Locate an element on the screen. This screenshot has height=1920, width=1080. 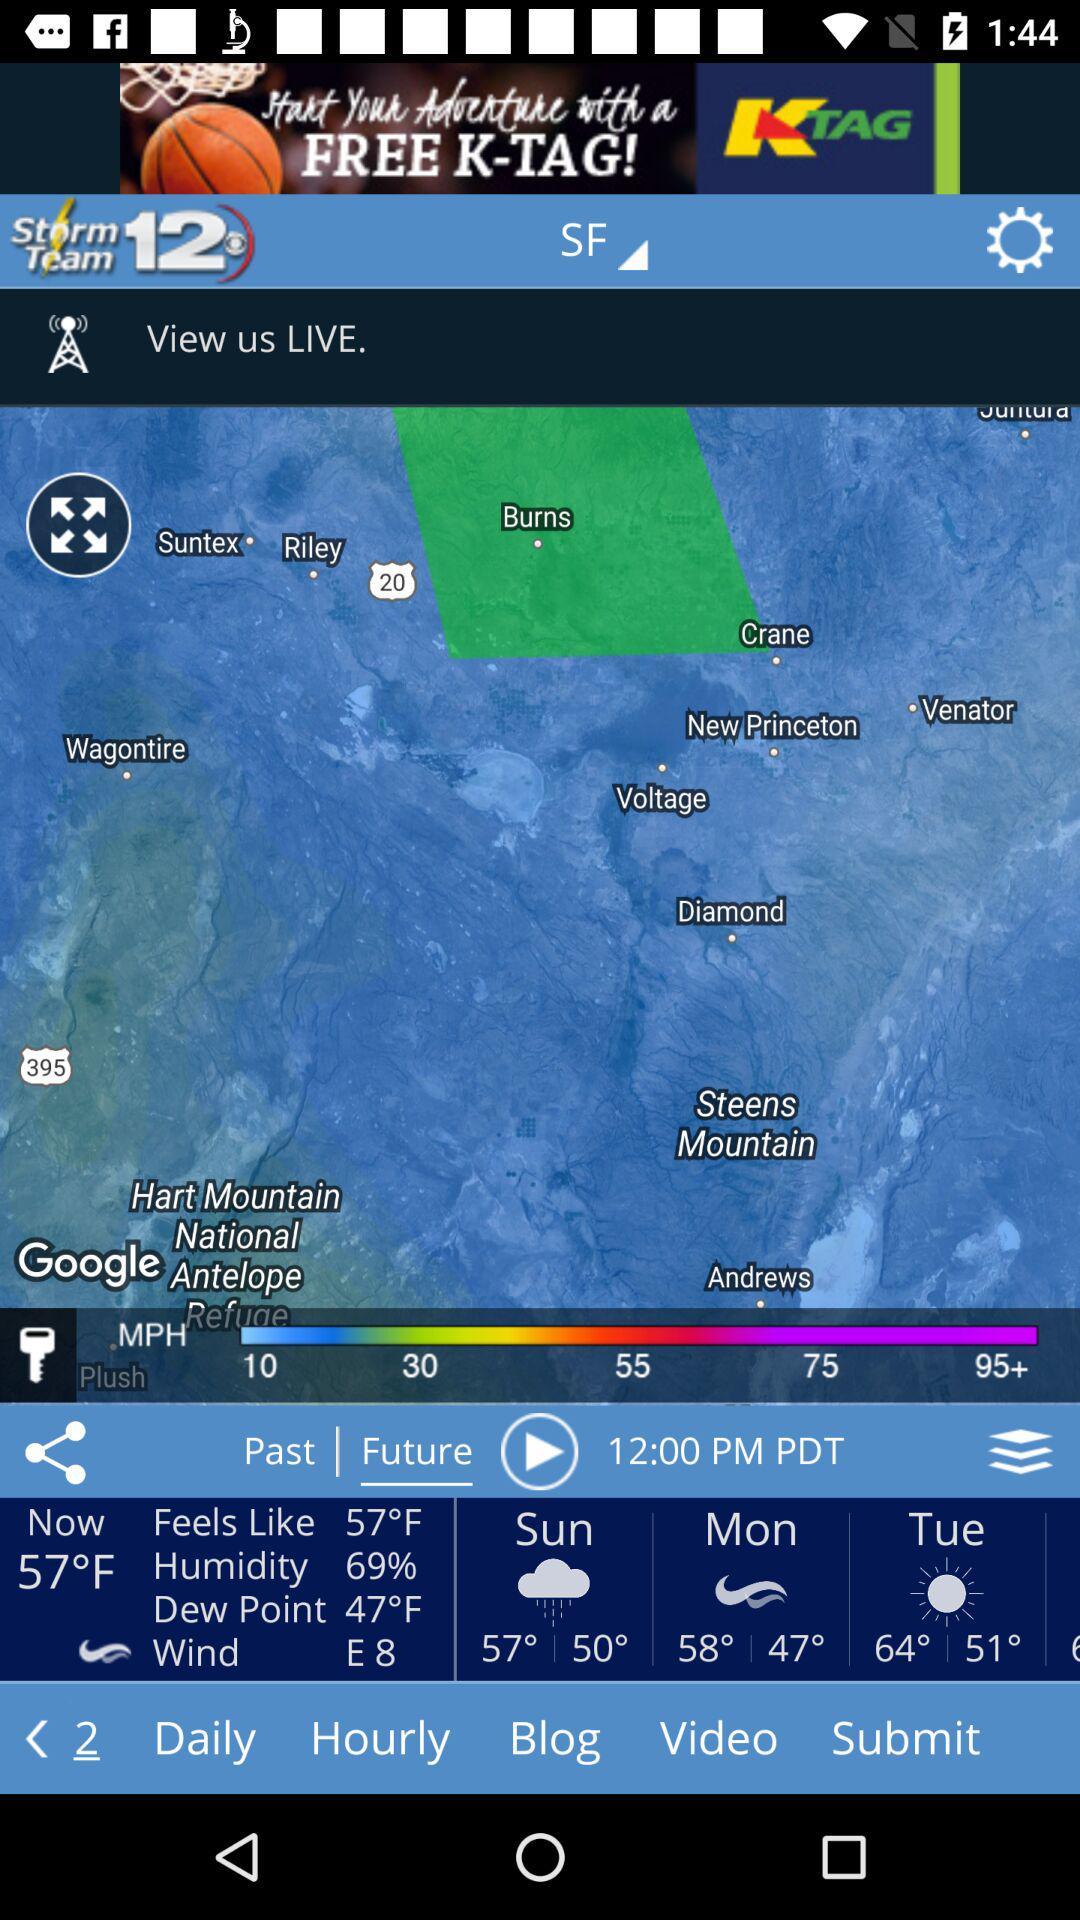
the icon next to future icon is located at coordinates (538, 1451).